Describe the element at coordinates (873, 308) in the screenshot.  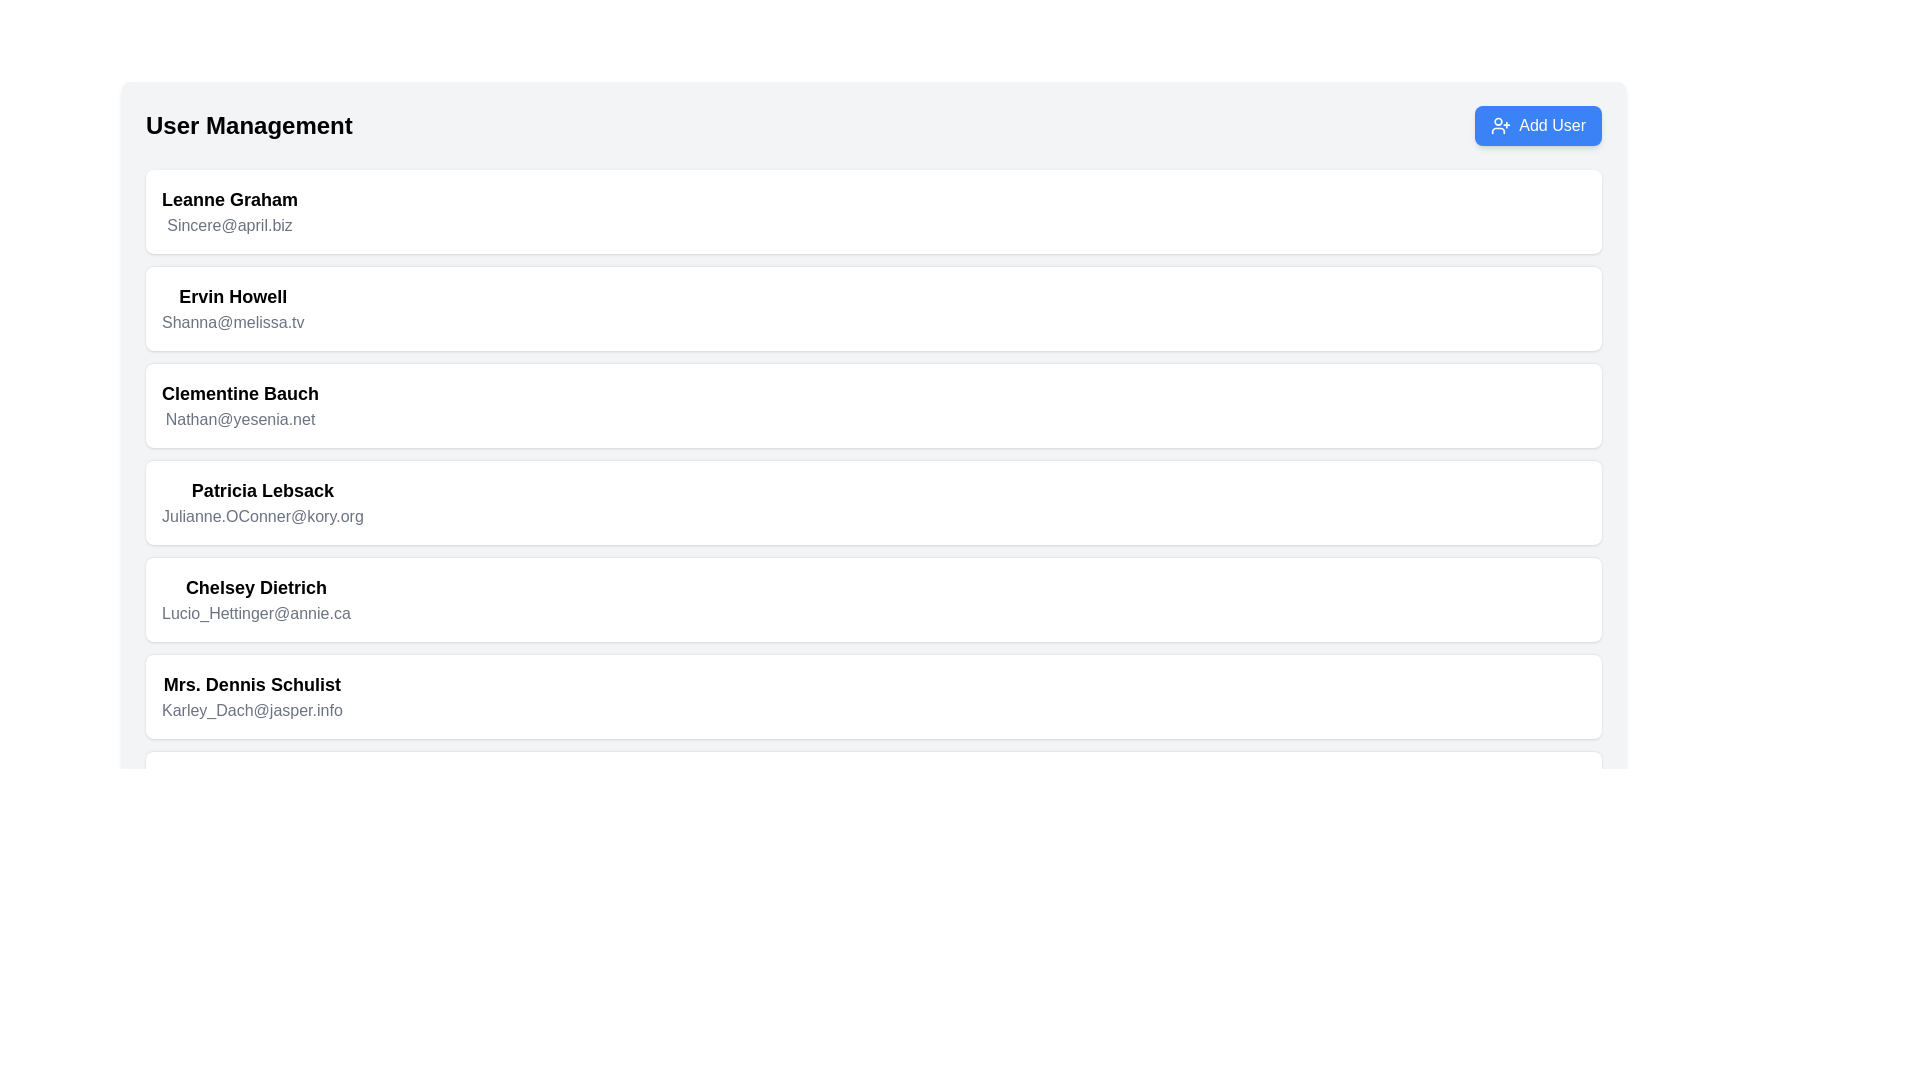
I see `the user profile entry card located between 'Leanne Graham' and 'Clementine Bauch'` at that location.